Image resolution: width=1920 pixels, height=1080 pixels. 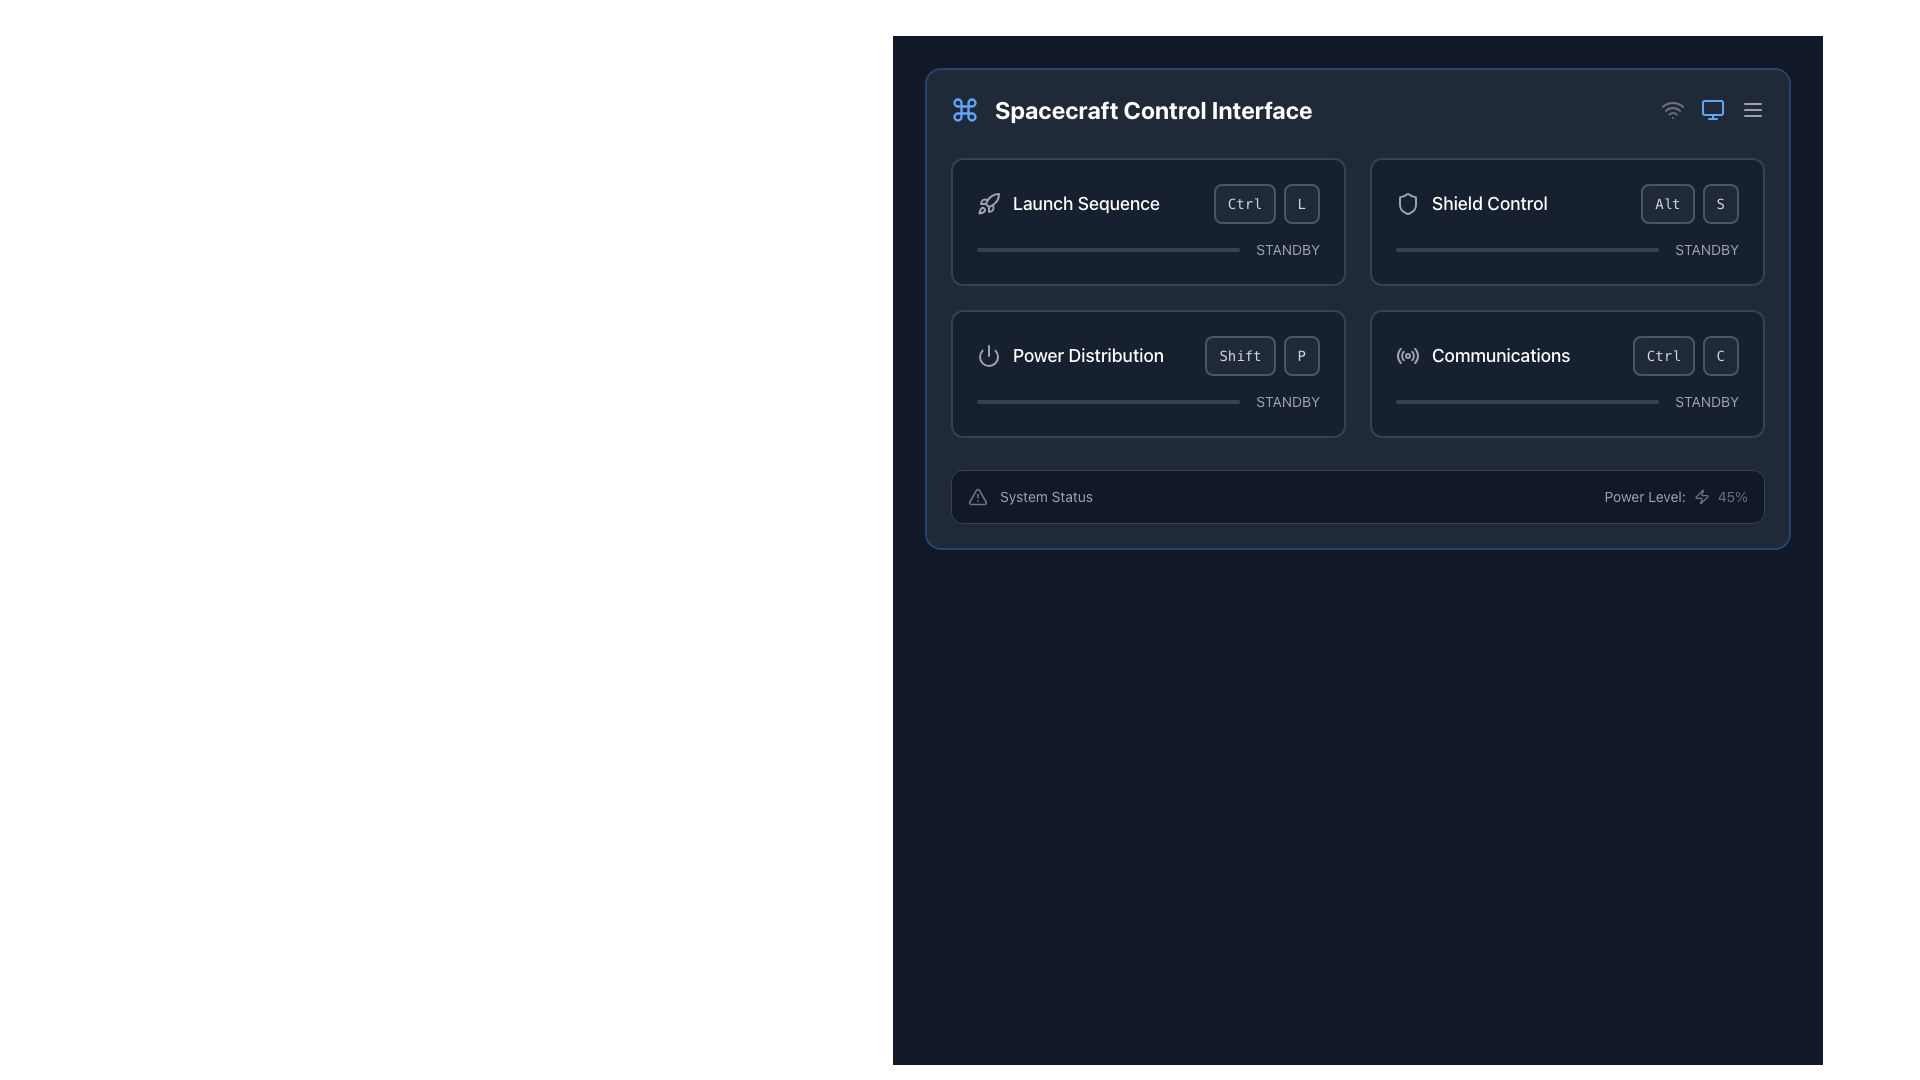 I want to click on text displayed in the small text label saying 'STANDBY' located in the 'Launch Sequence' section of the 'Spacecraft Control Interface', positioned to the right within a row containing a progress bar, so click(x=1288, y=249).